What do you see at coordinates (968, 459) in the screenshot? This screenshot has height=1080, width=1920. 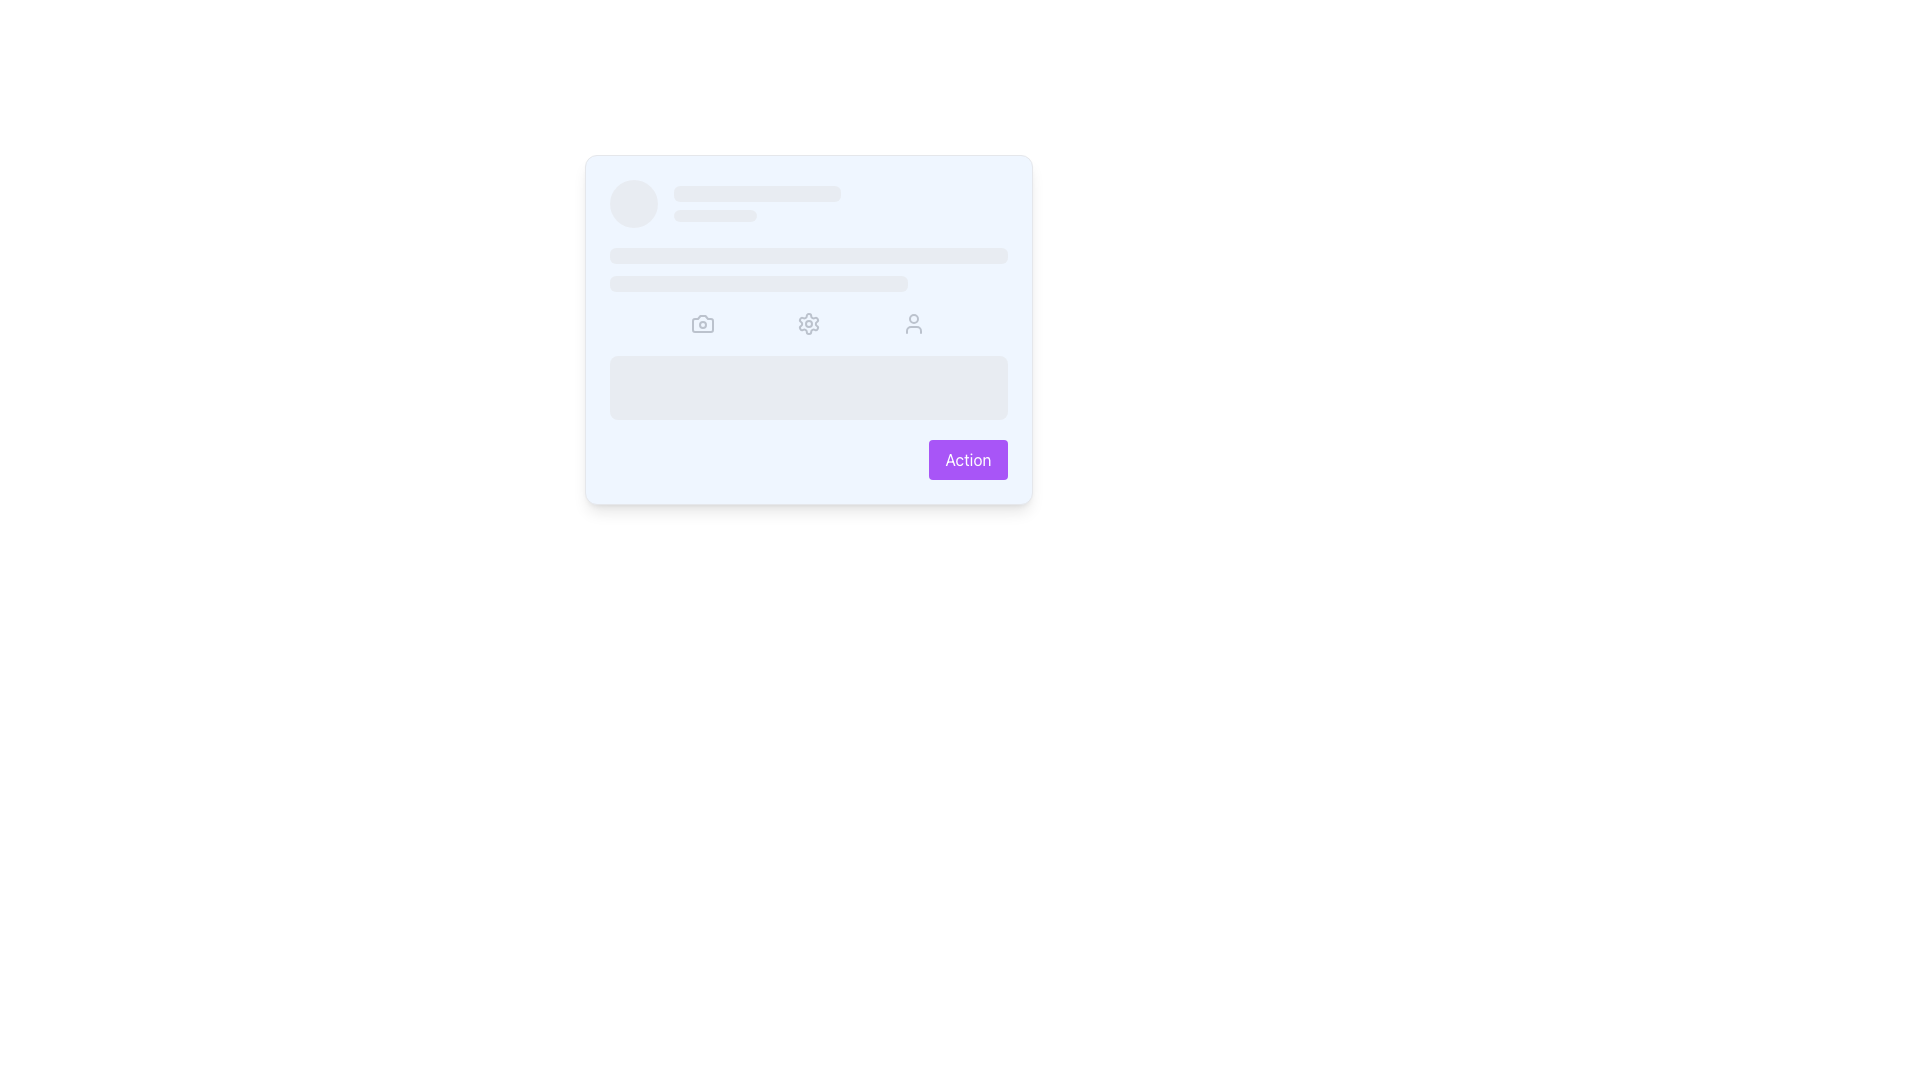 I see `the button labeled 'Action' with a purple background` at bounding box center [968, 459].